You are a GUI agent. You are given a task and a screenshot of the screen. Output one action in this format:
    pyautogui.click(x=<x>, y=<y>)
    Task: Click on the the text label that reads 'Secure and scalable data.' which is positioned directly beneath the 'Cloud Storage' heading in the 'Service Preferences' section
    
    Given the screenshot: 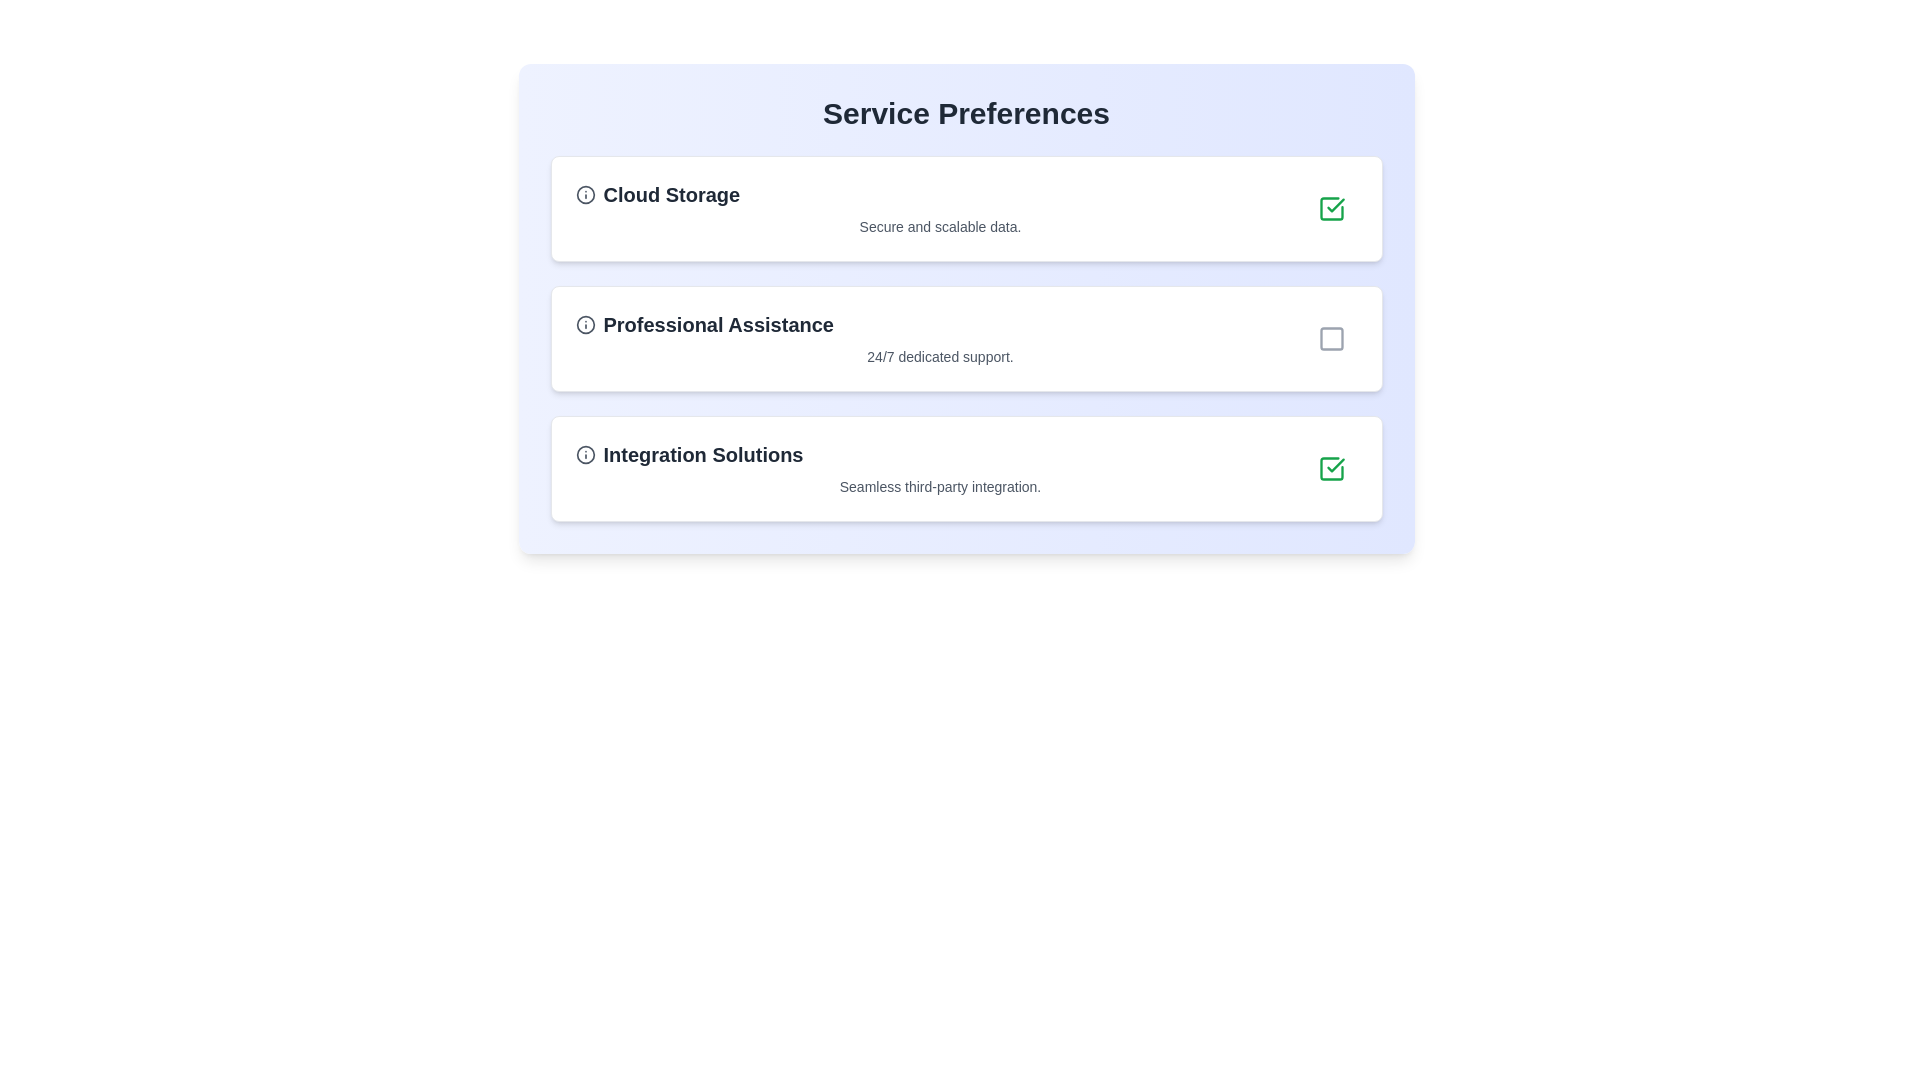 What is the action you would take?
    pyautogui.click(x=939, y=226)
    